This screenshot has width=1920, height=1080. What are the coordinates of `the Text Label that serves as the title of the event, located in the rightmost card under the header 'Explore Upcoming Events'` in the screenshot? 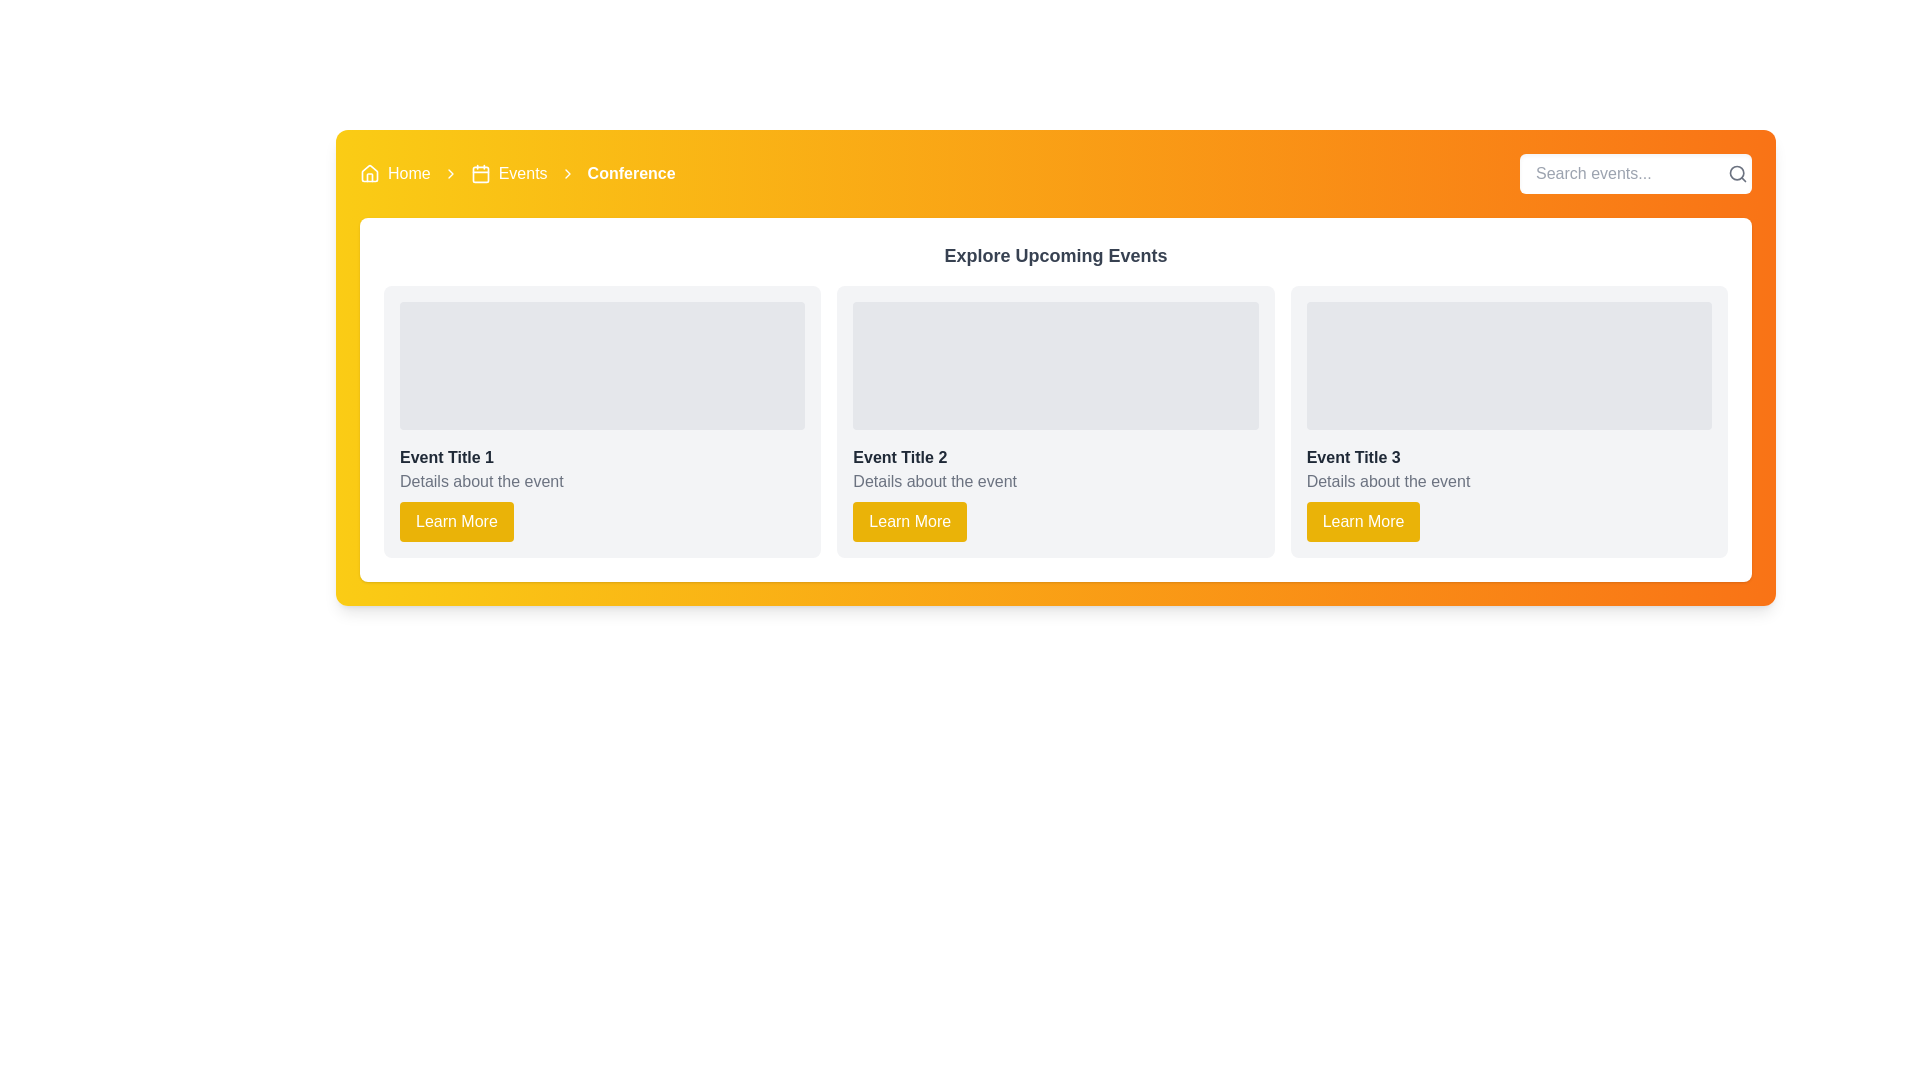 It's located at (1353, 458).